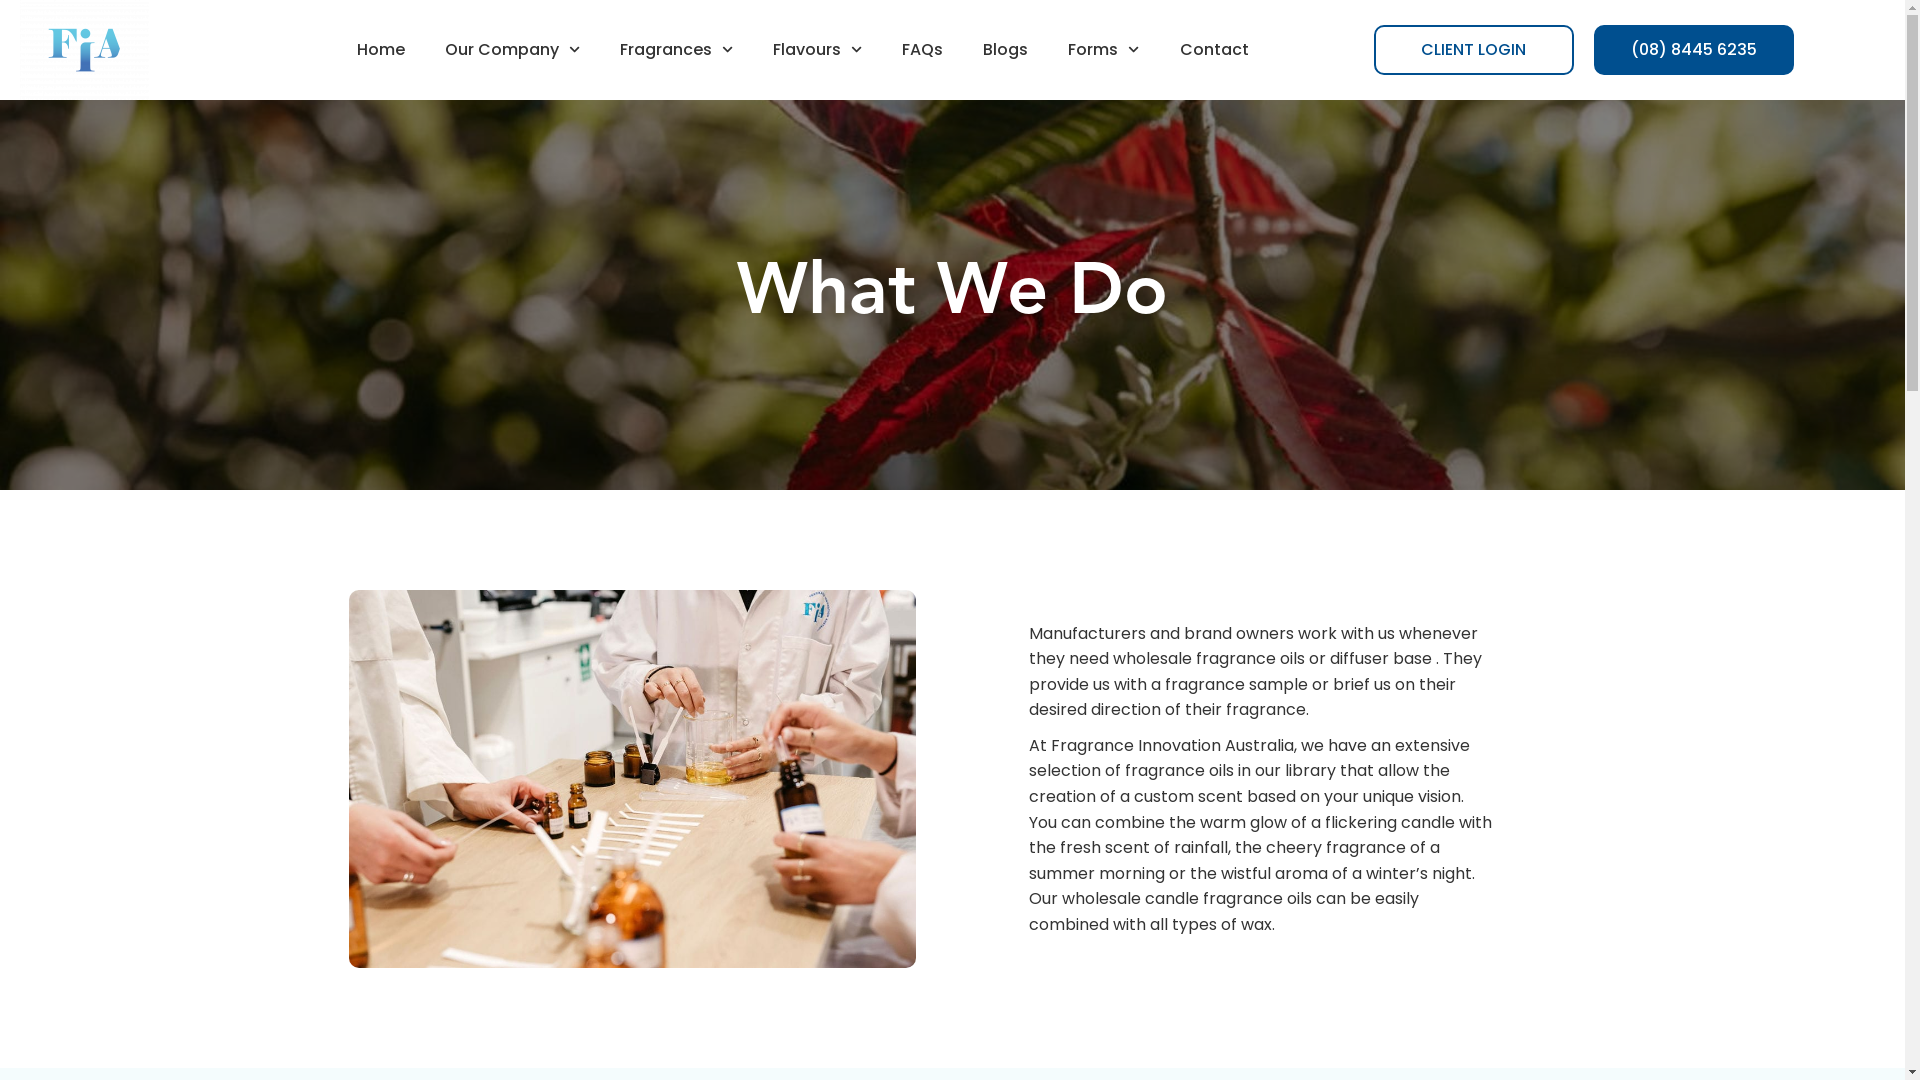 This screenshot has height=1080, width=1920. I want to click on 'Our Company', so click(424, 49).